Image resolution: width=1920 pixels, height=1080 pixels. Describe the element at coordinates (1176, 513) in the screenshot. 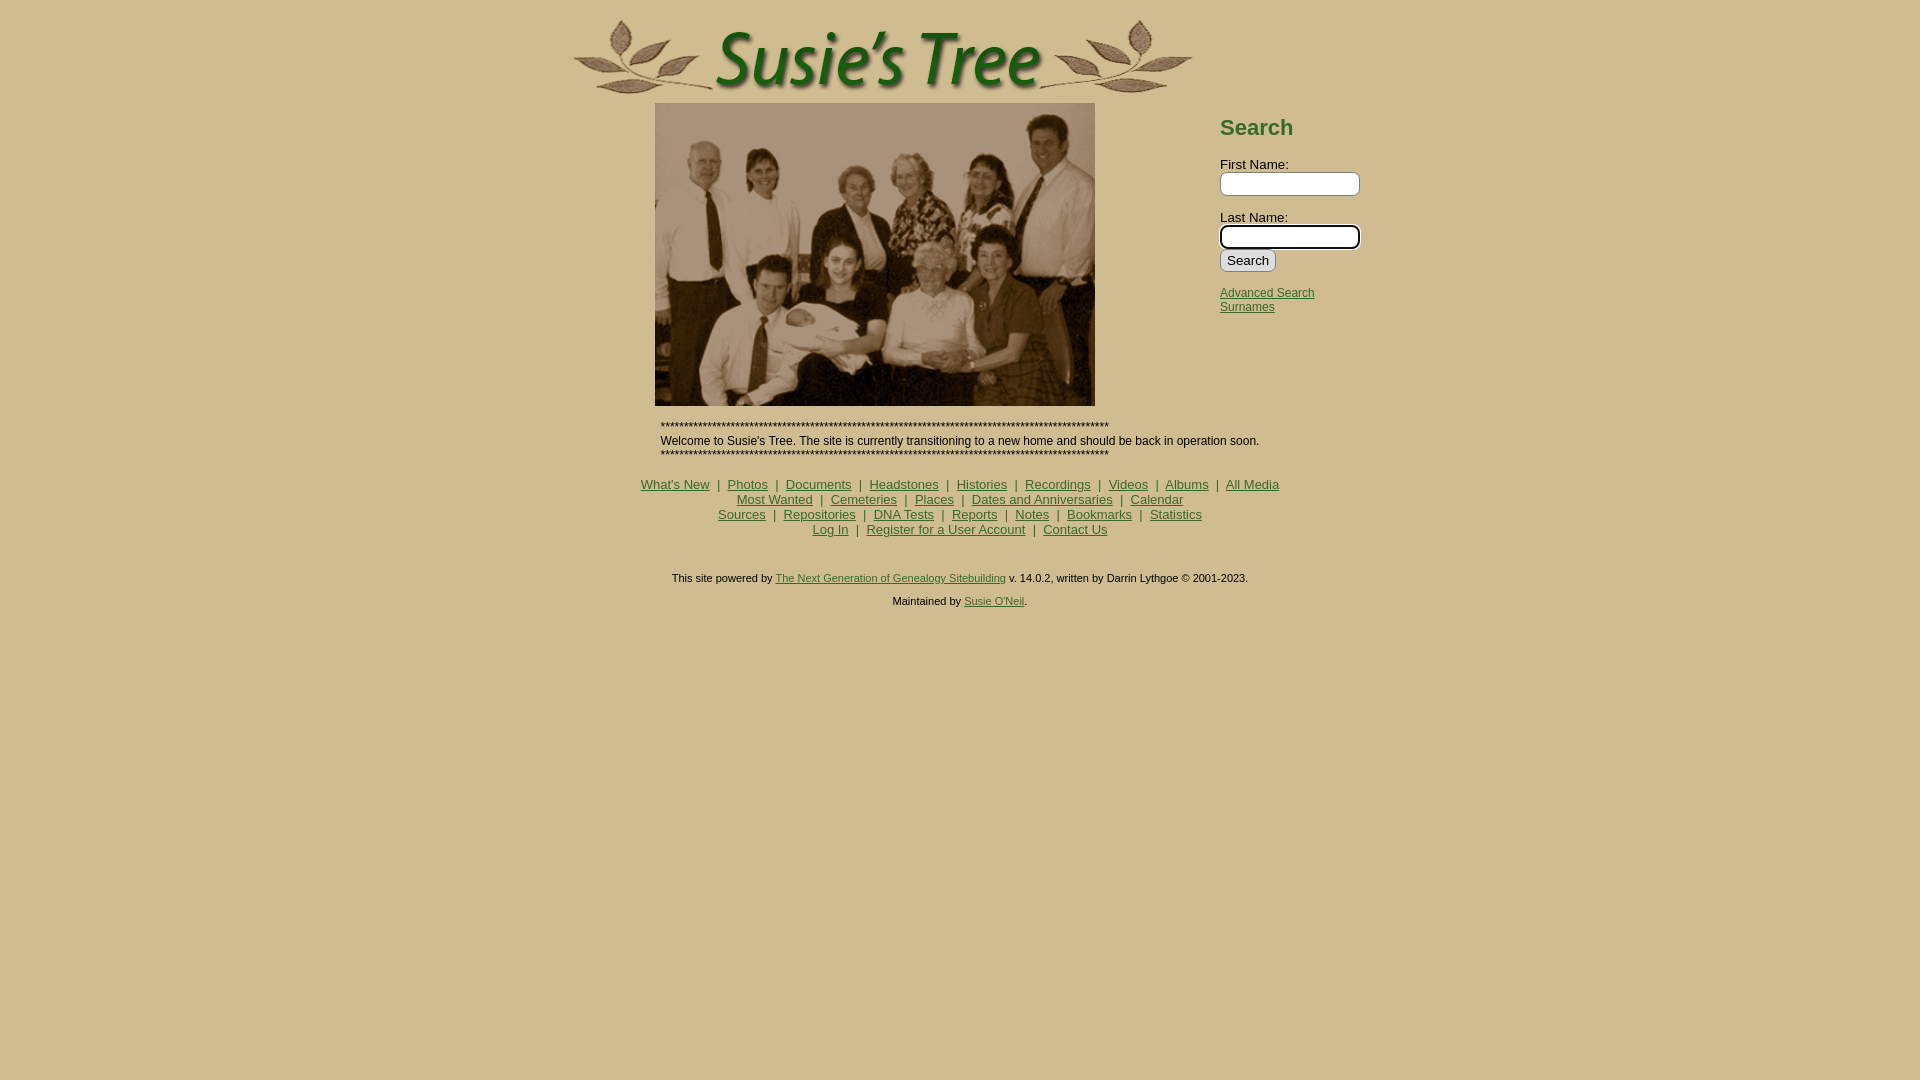

I see `'Statistics'` at that location.